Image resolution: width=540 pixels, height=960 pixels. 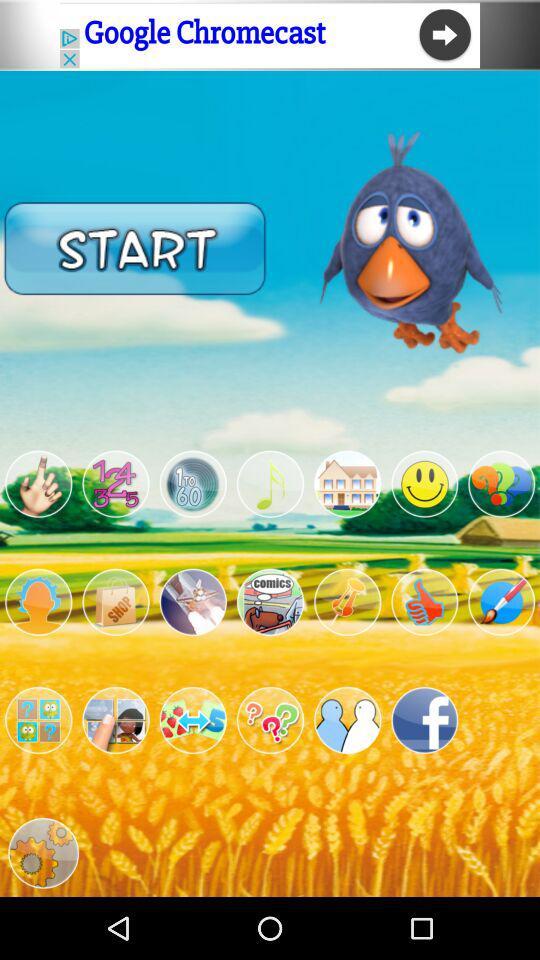 What do you see at coordinates (43, 852) in the screenshot?
I see `settings option` at bounding box center [43, 852].